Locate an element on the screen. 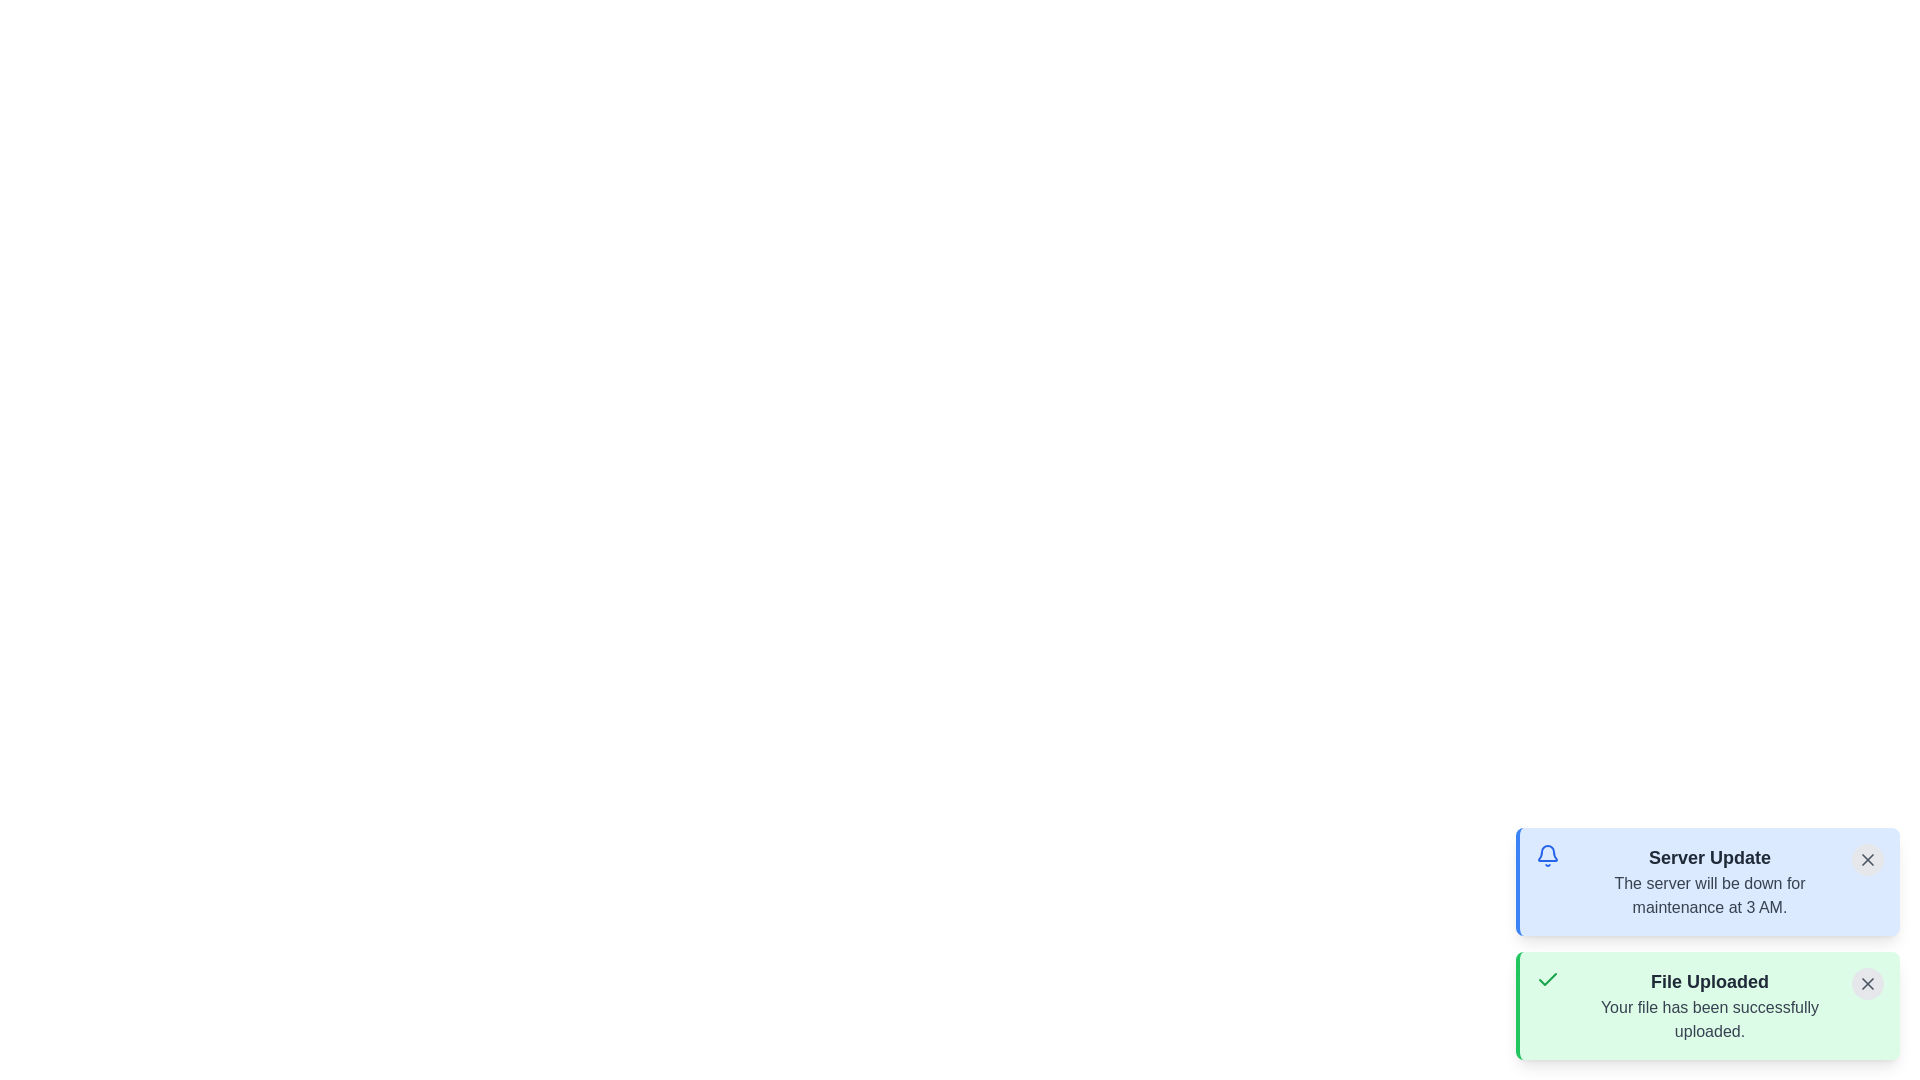  the Close icon in the top-right corner of the 'Server Update' notification is located at coordinates (1866, 859).